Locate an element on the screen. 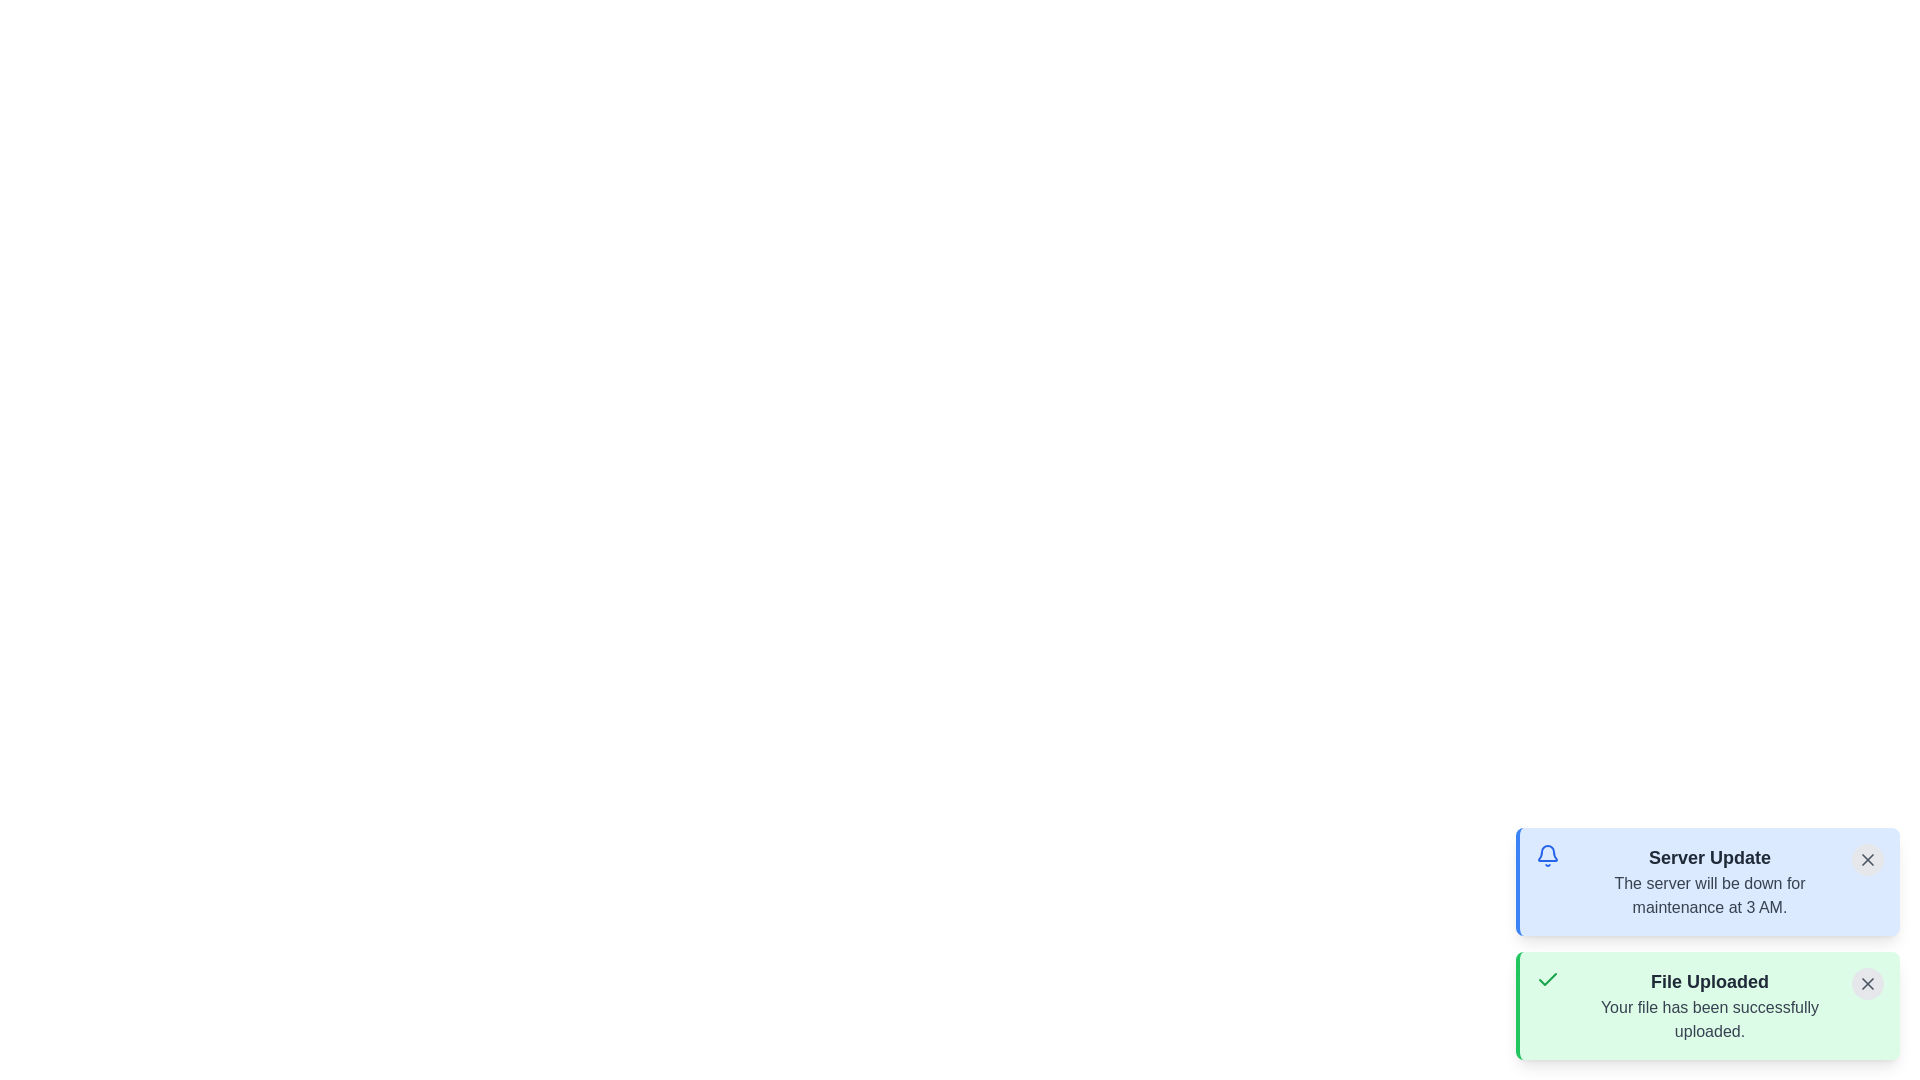  the Close icon in the top-right corner of the 'Server Update' notification is located at coordinates (1866, 859).